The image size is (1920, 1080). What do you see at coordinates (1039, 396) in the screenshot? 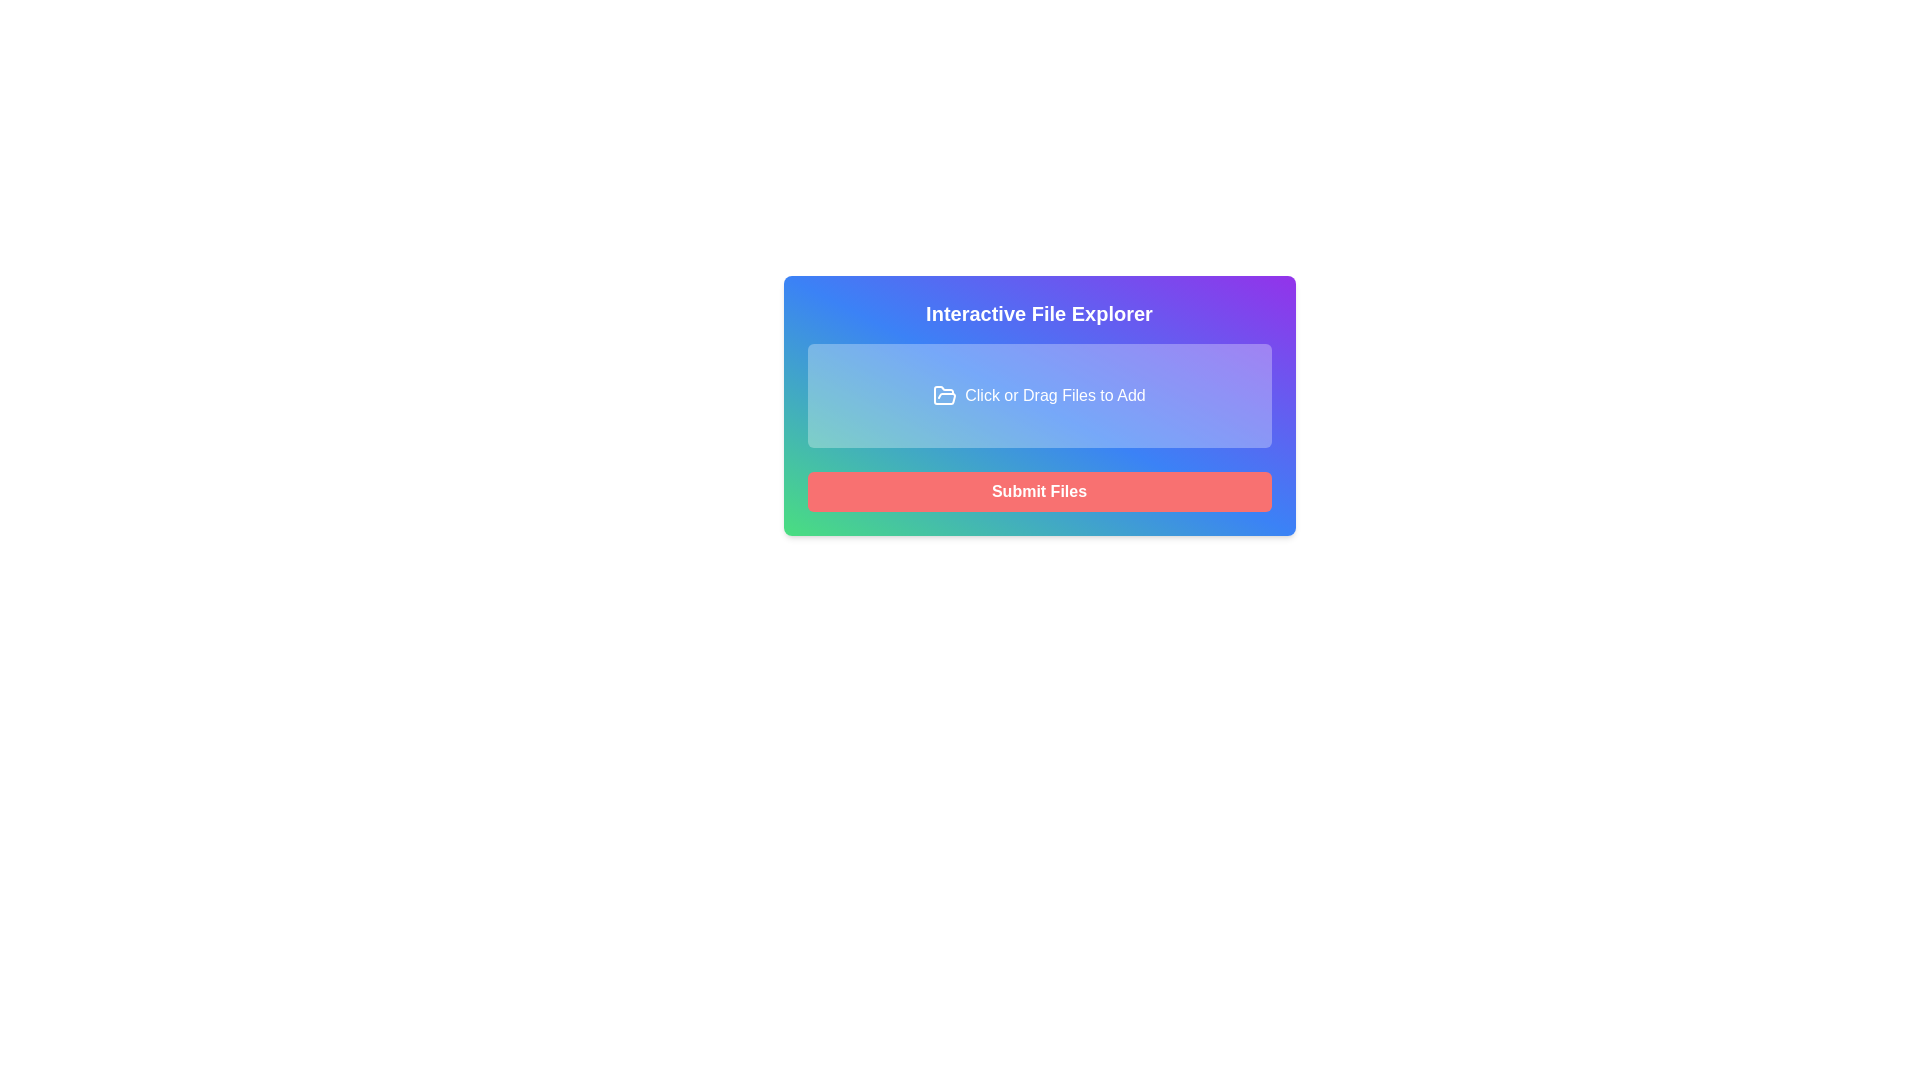
I see `the Interactive file input area below the heading 'Interactive File Explorer'` at bounding box center [1039, 396].